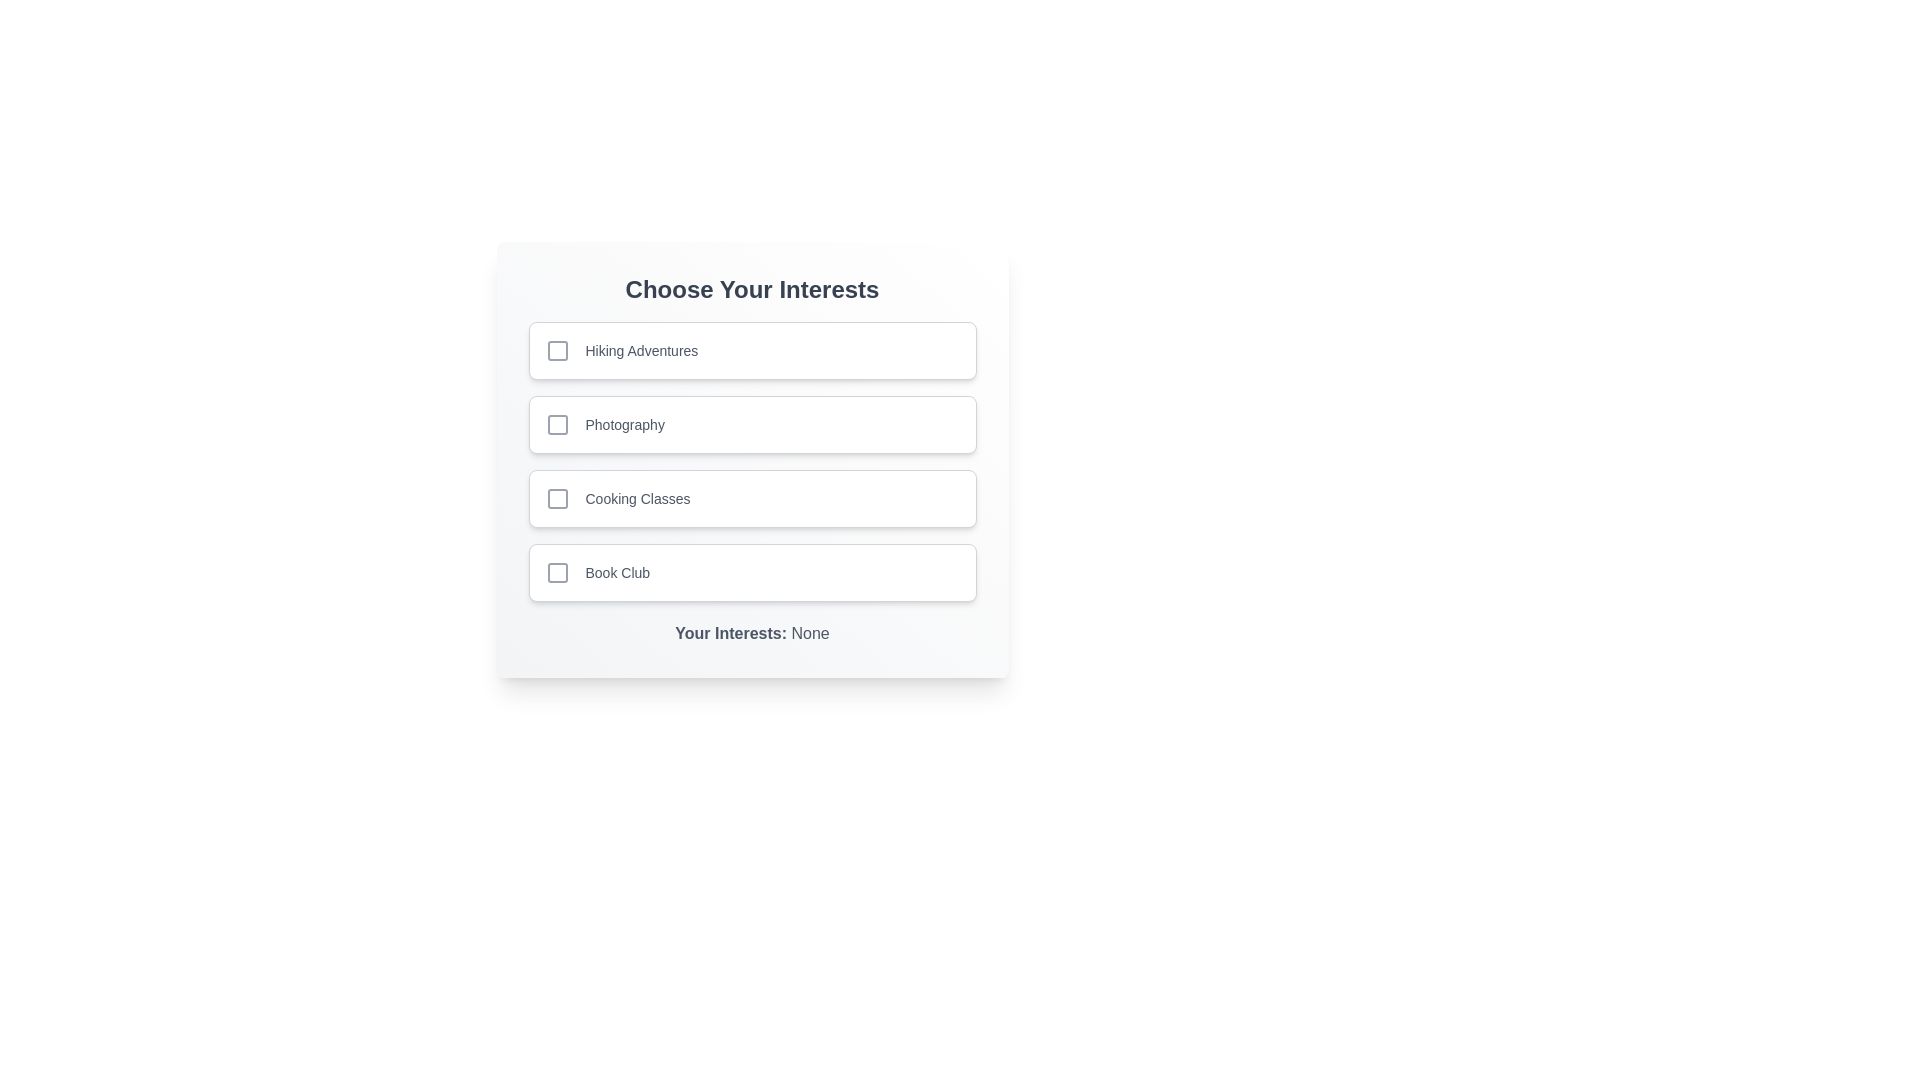  I want to click on any item in the selectable interests grid that is centered below the heading 'Choose Your Interests' and above the text 'Your Interests: None', so click(751, 462).